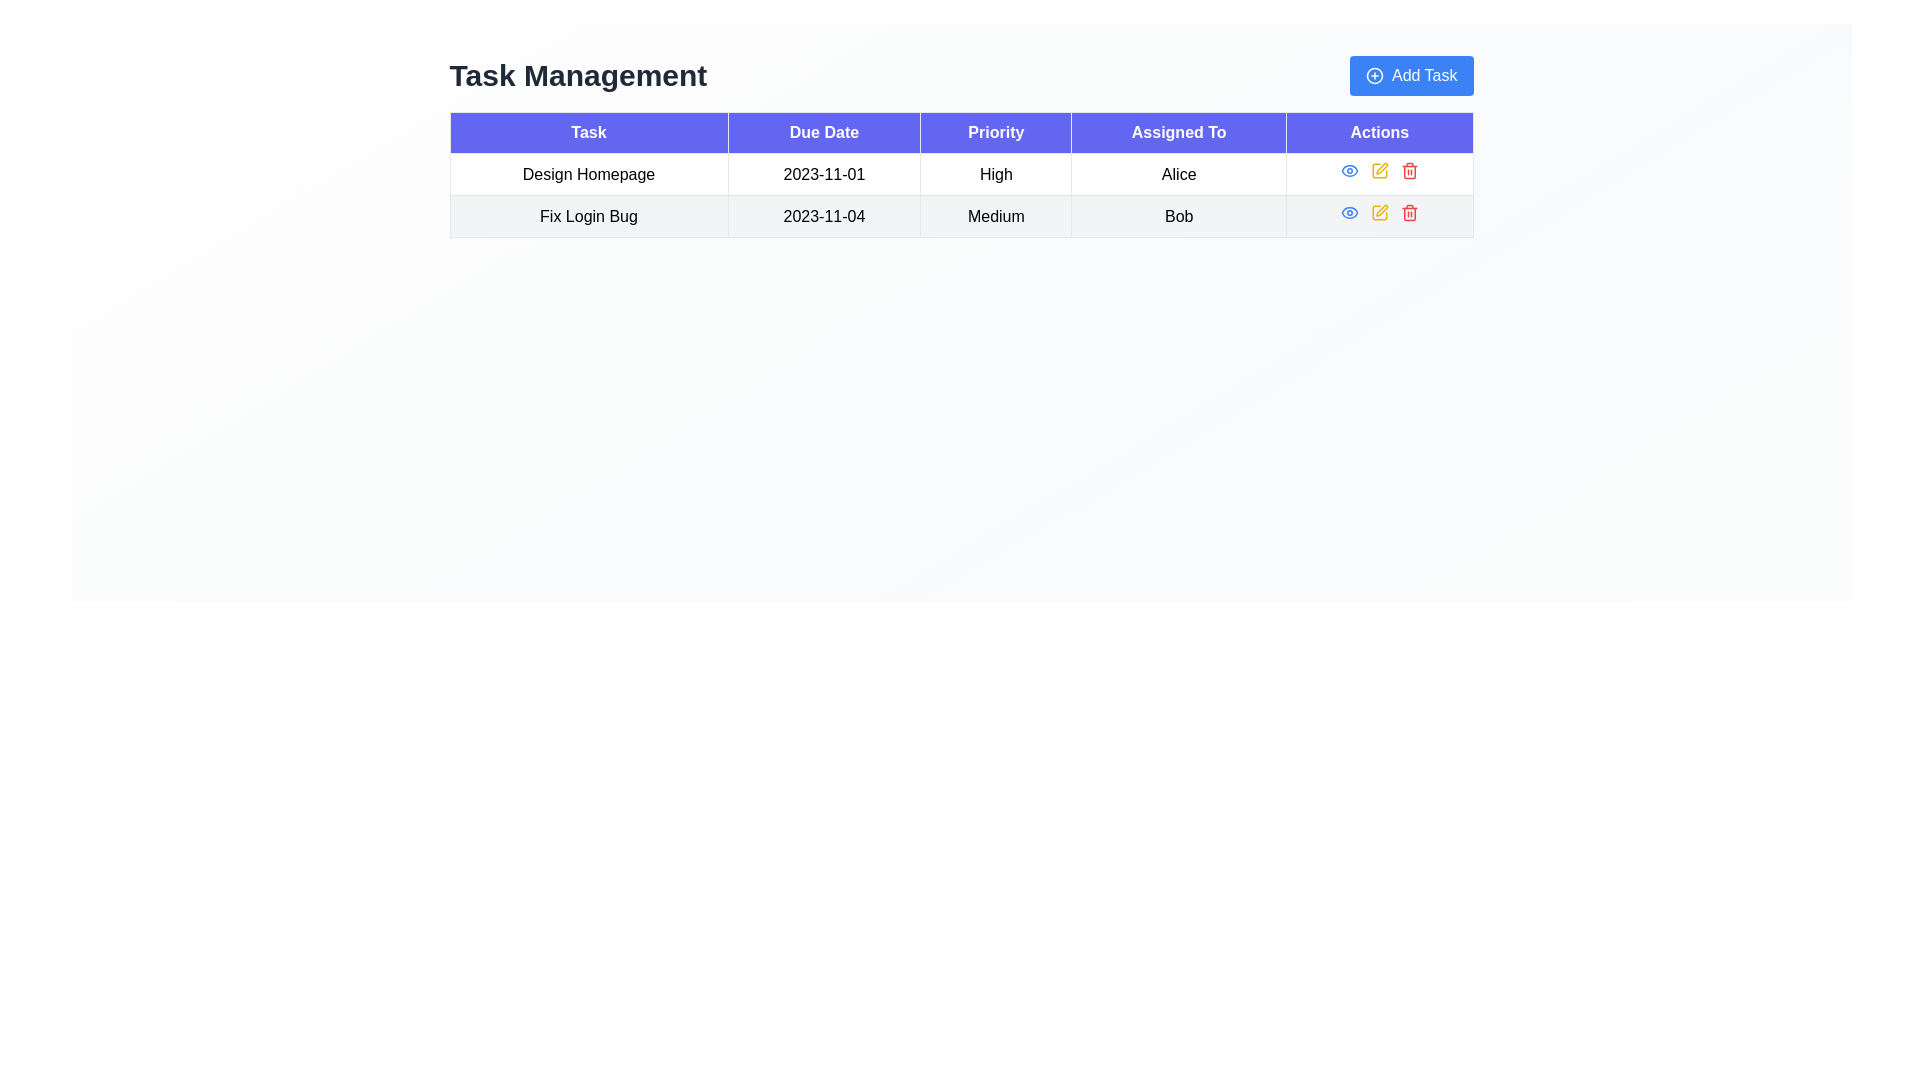 The width and height of the screenshot is (1920, 1080). Describe the element at coordinates (588, 216) in the screenshot. I see `the 'Fix Login Bug' text label in the task management table, which is located in the leftmost cell of the second row labeled 'Fix Login Bug 2023-11-04 Medium Bob'` at that location.